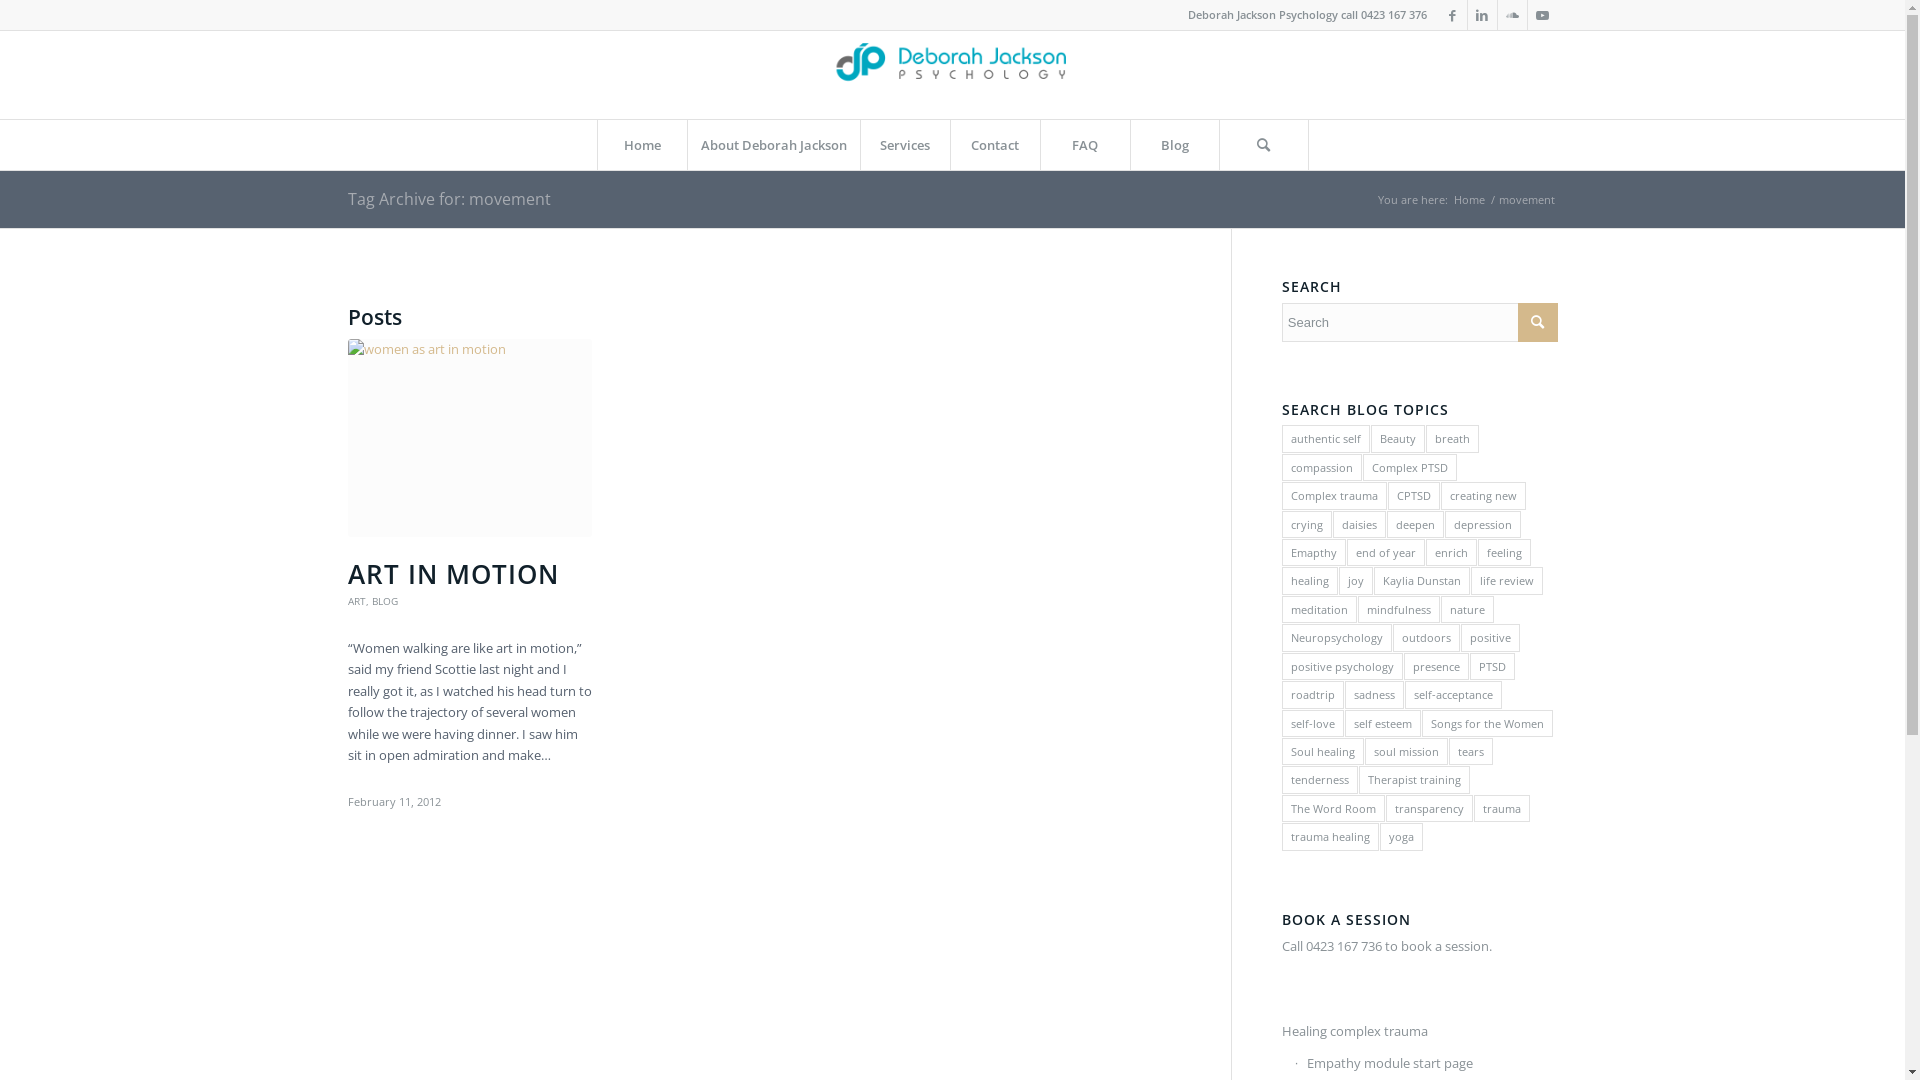  Describe the element at coordinates (1413, 495) in the screenshot. I see `'CPTSD'` at that location.